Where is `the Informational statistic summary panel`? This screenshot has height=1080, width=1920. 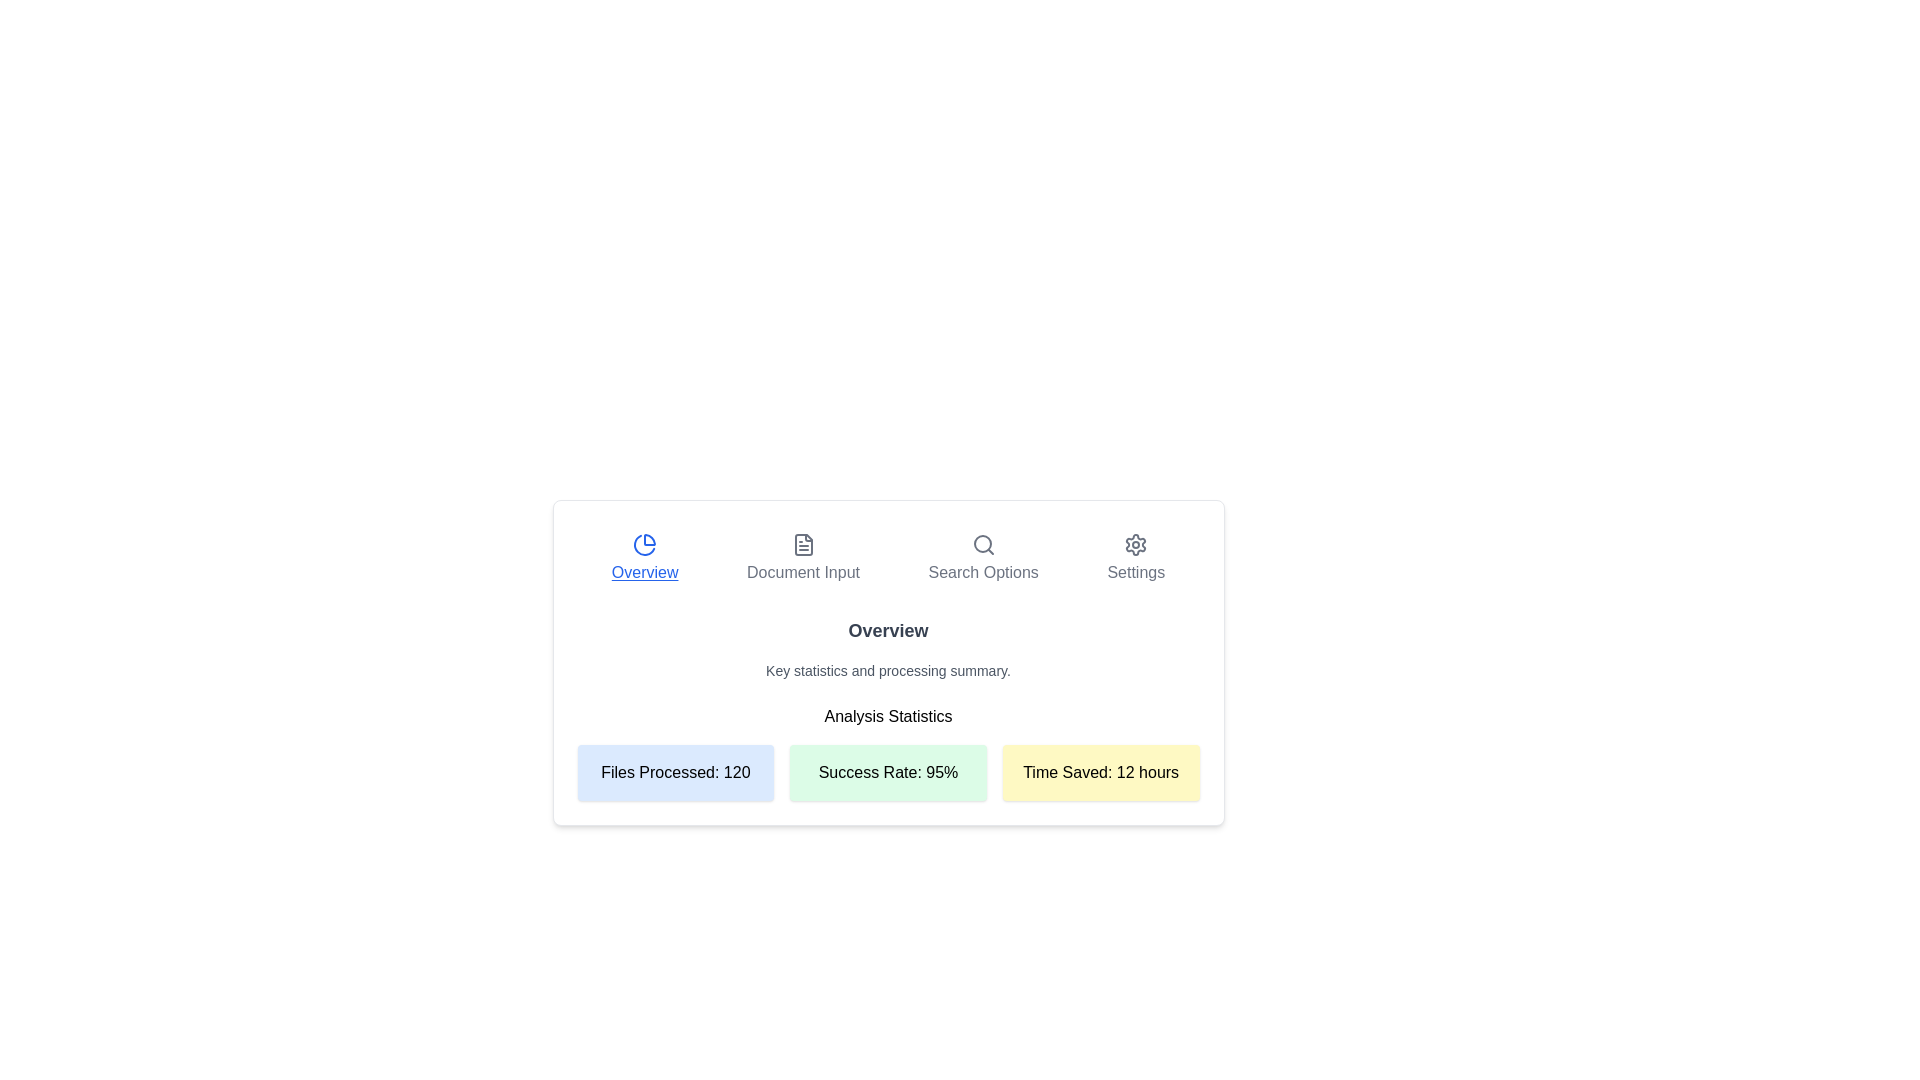
the Informational statistic summary panel is located at coordinates (887, 771).